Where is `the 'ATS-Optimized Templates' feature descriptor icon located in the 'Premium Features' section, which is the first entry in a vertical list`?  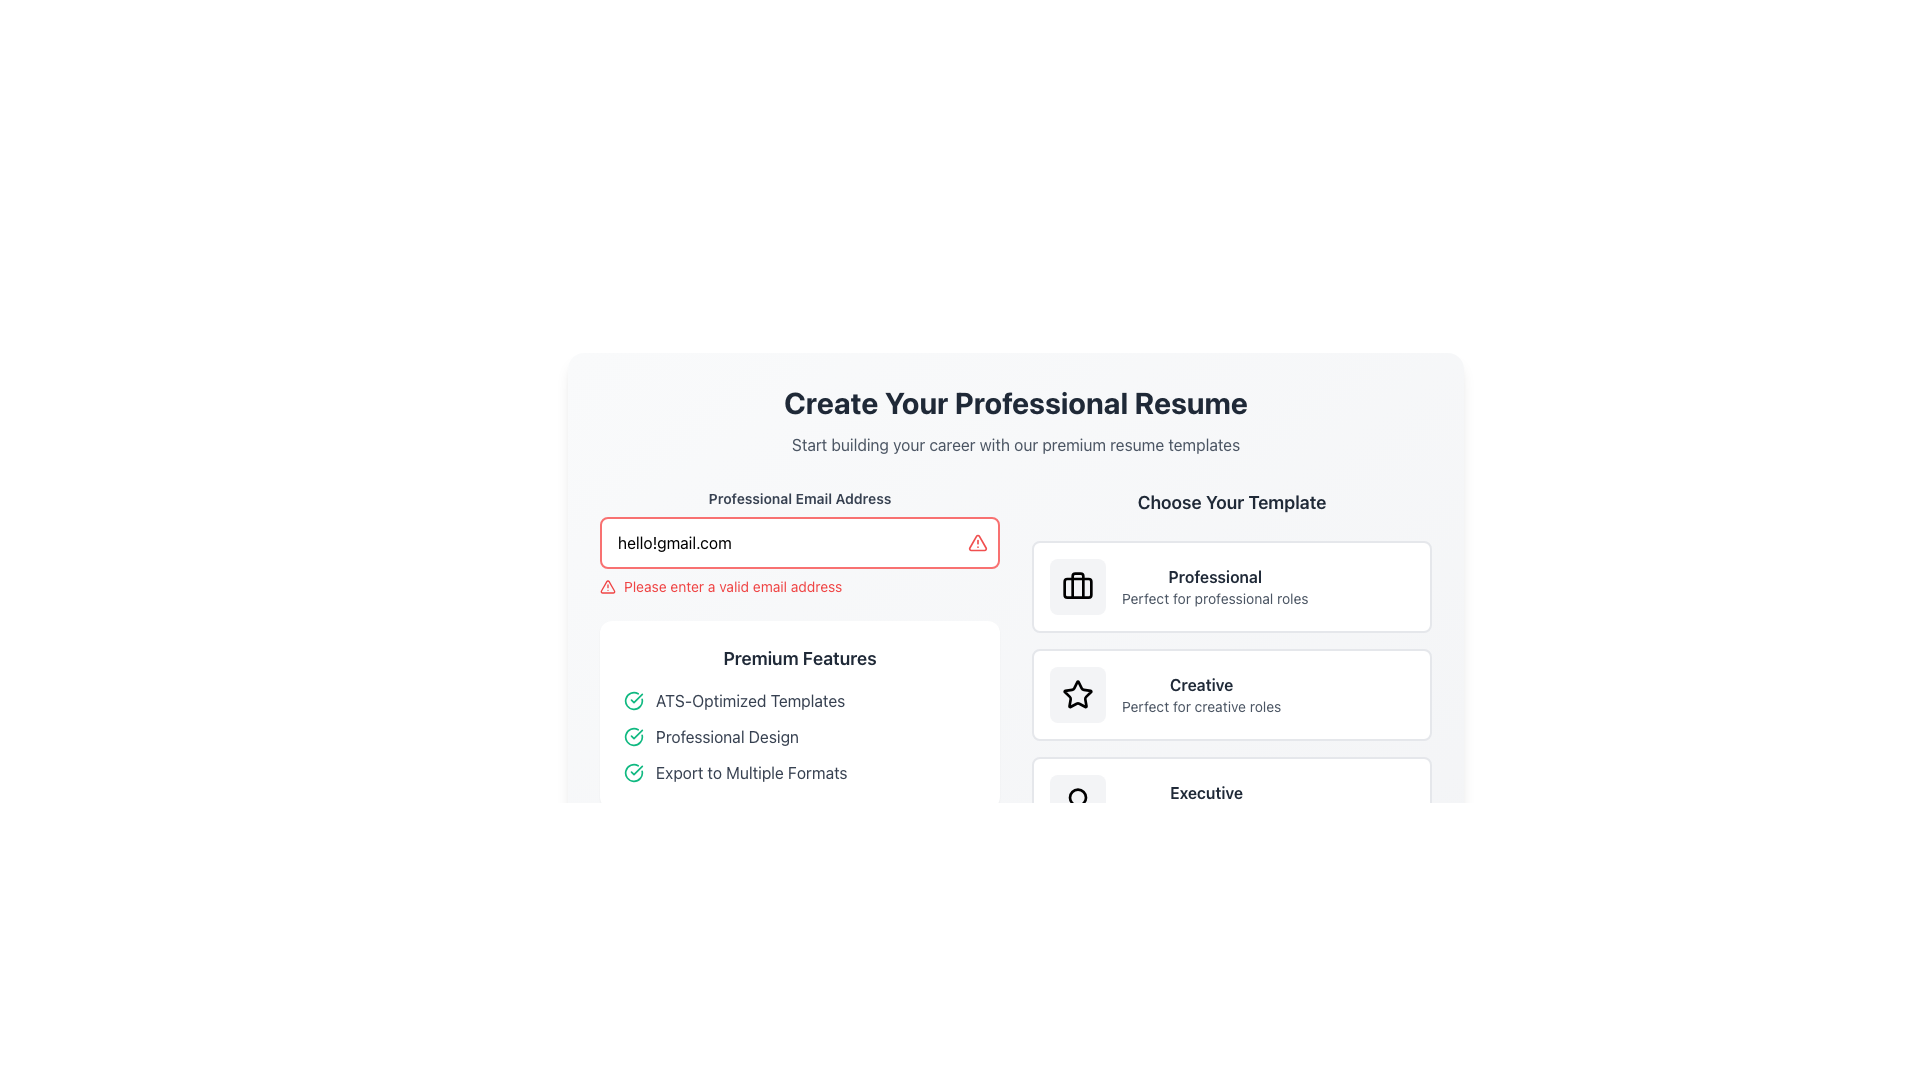 the 'ATS-Optimized Templates' feature descriptor icon located in the 'Premium Features' section, which is the first entry in a vertical list is located at coordinates (800, 700).